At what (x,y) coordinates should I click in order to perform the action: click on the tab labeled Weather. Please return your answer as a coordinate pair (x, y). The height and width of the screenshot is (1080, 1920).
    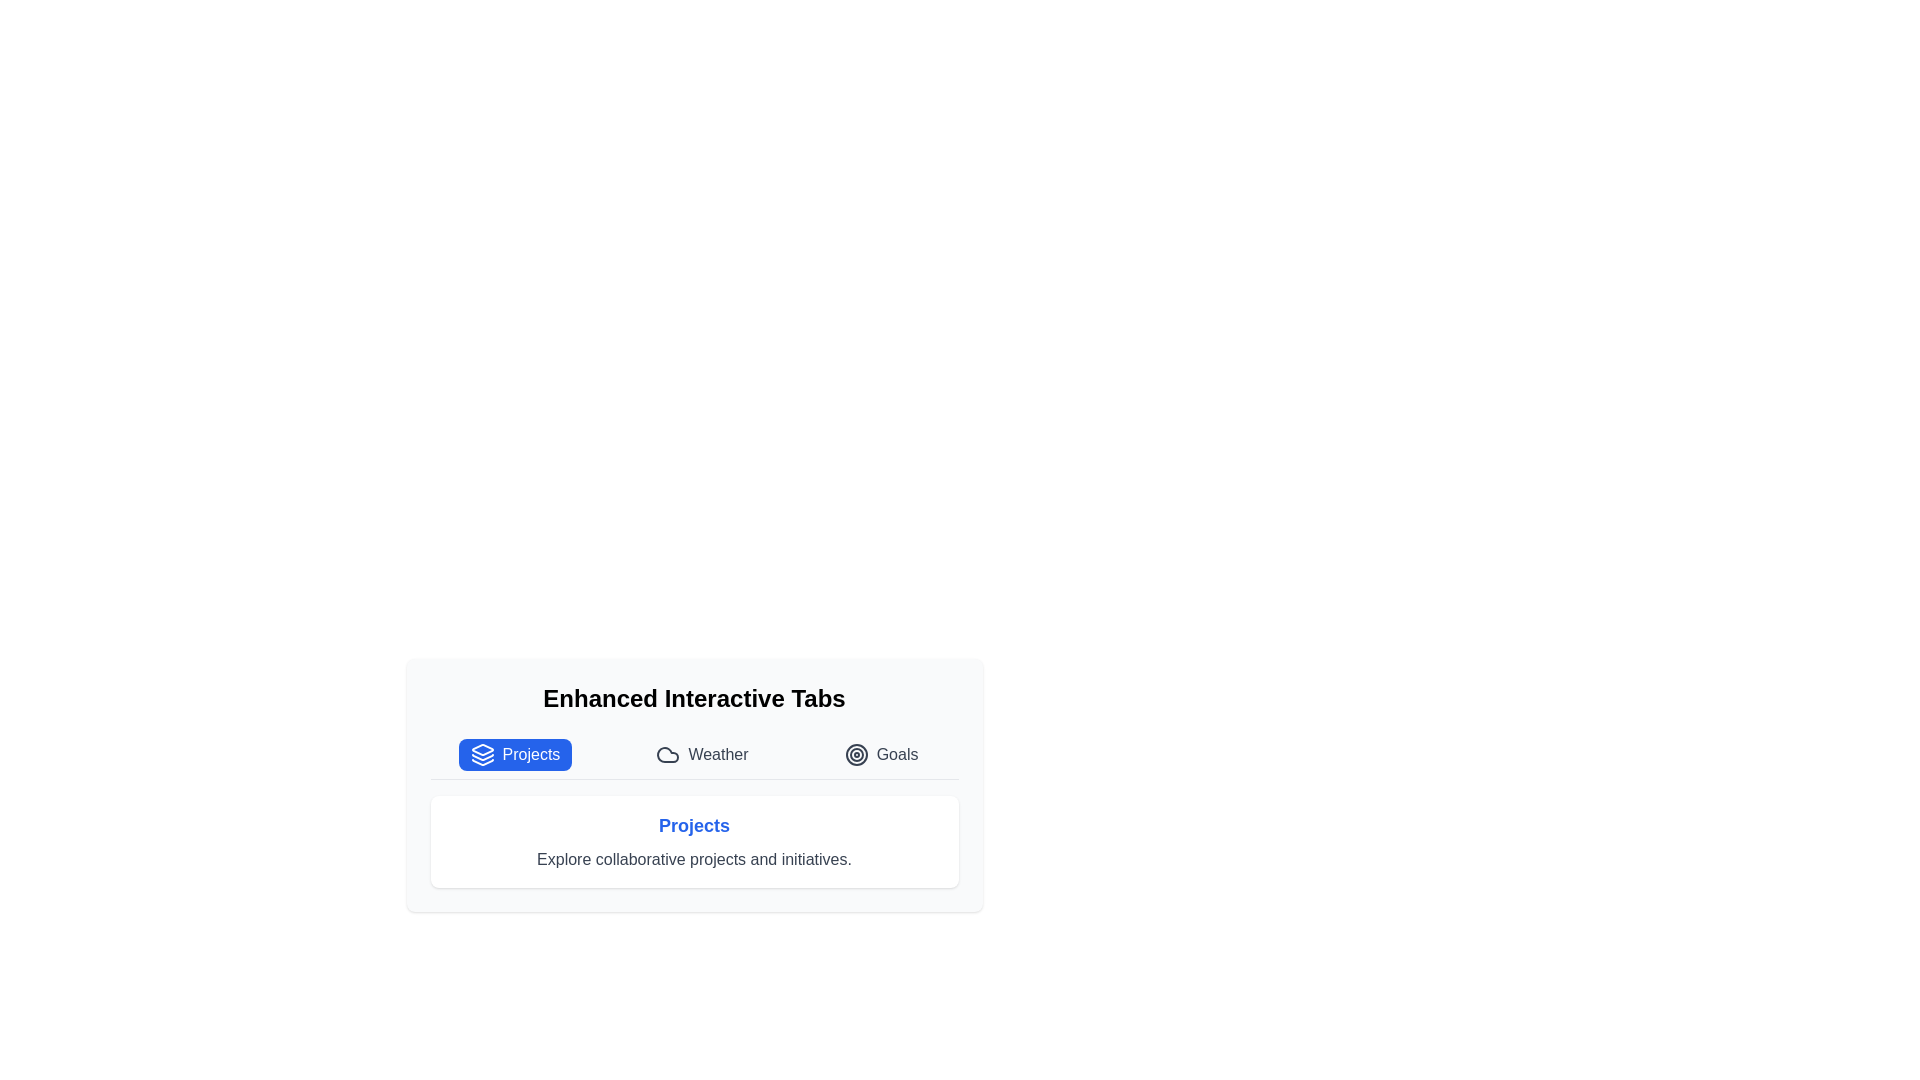
    Looking at the image, I should click on (702, 755).